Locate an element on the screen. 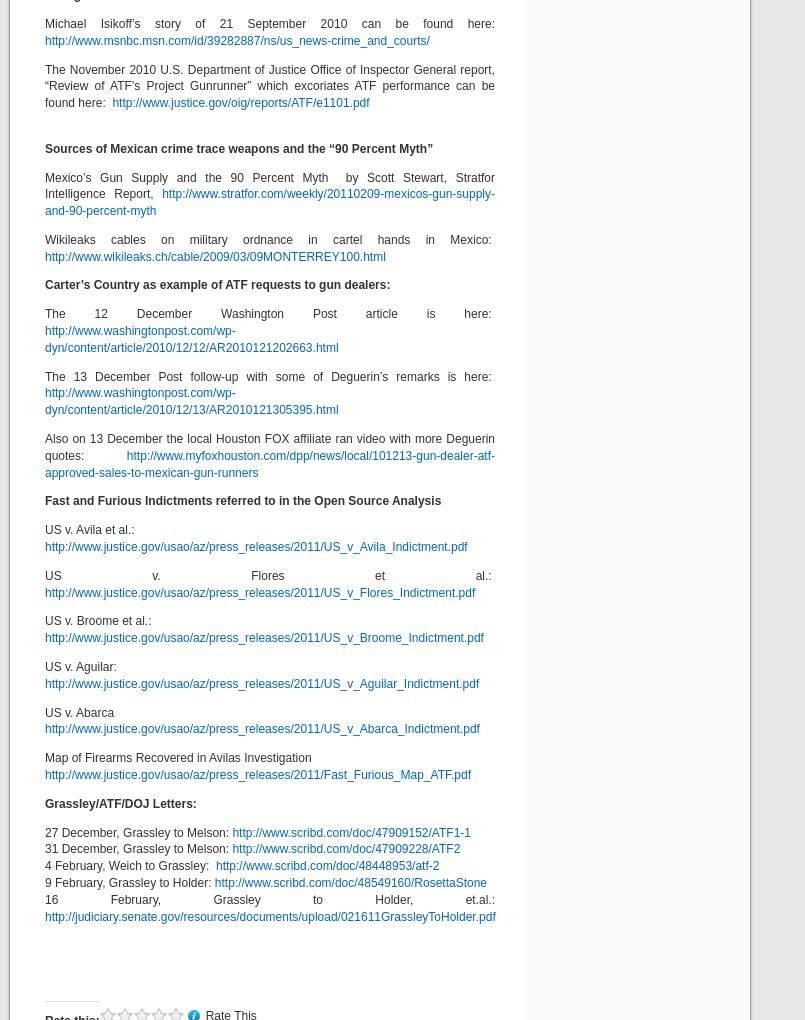 Image resolution: width=805 pixels, height=1020 pixels. 'http://www.justice.gov/usao/az/press_releases/2011/US_v_Avila_Indictment.pdf' is located at coordinates (255, 546).